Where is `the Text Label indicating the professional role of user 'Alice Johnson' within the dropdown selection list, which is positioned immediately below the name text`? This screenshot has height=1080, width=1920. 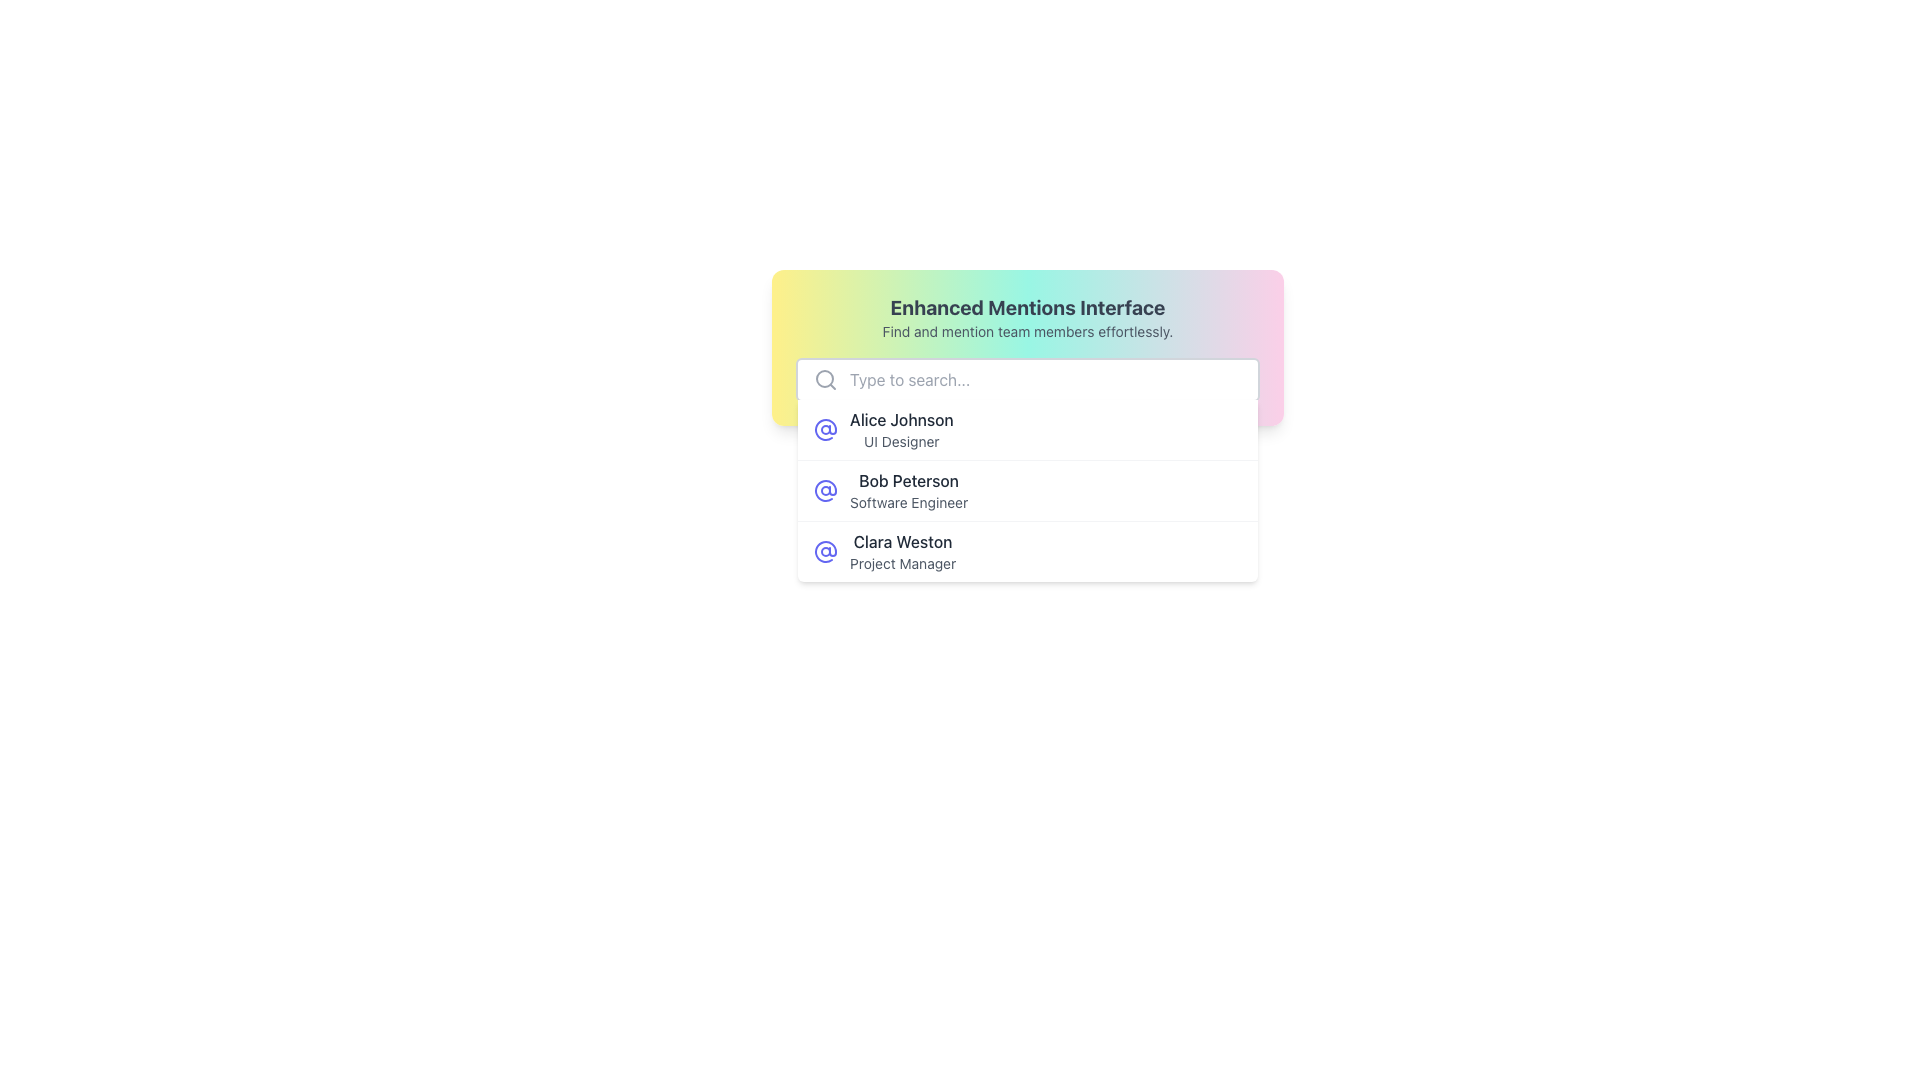 the Text Label indicating the professional role of user 'Alice Johnson' within the dropdown selection list, which is positioned immediately below the name text is located at coordinates (900, 441).